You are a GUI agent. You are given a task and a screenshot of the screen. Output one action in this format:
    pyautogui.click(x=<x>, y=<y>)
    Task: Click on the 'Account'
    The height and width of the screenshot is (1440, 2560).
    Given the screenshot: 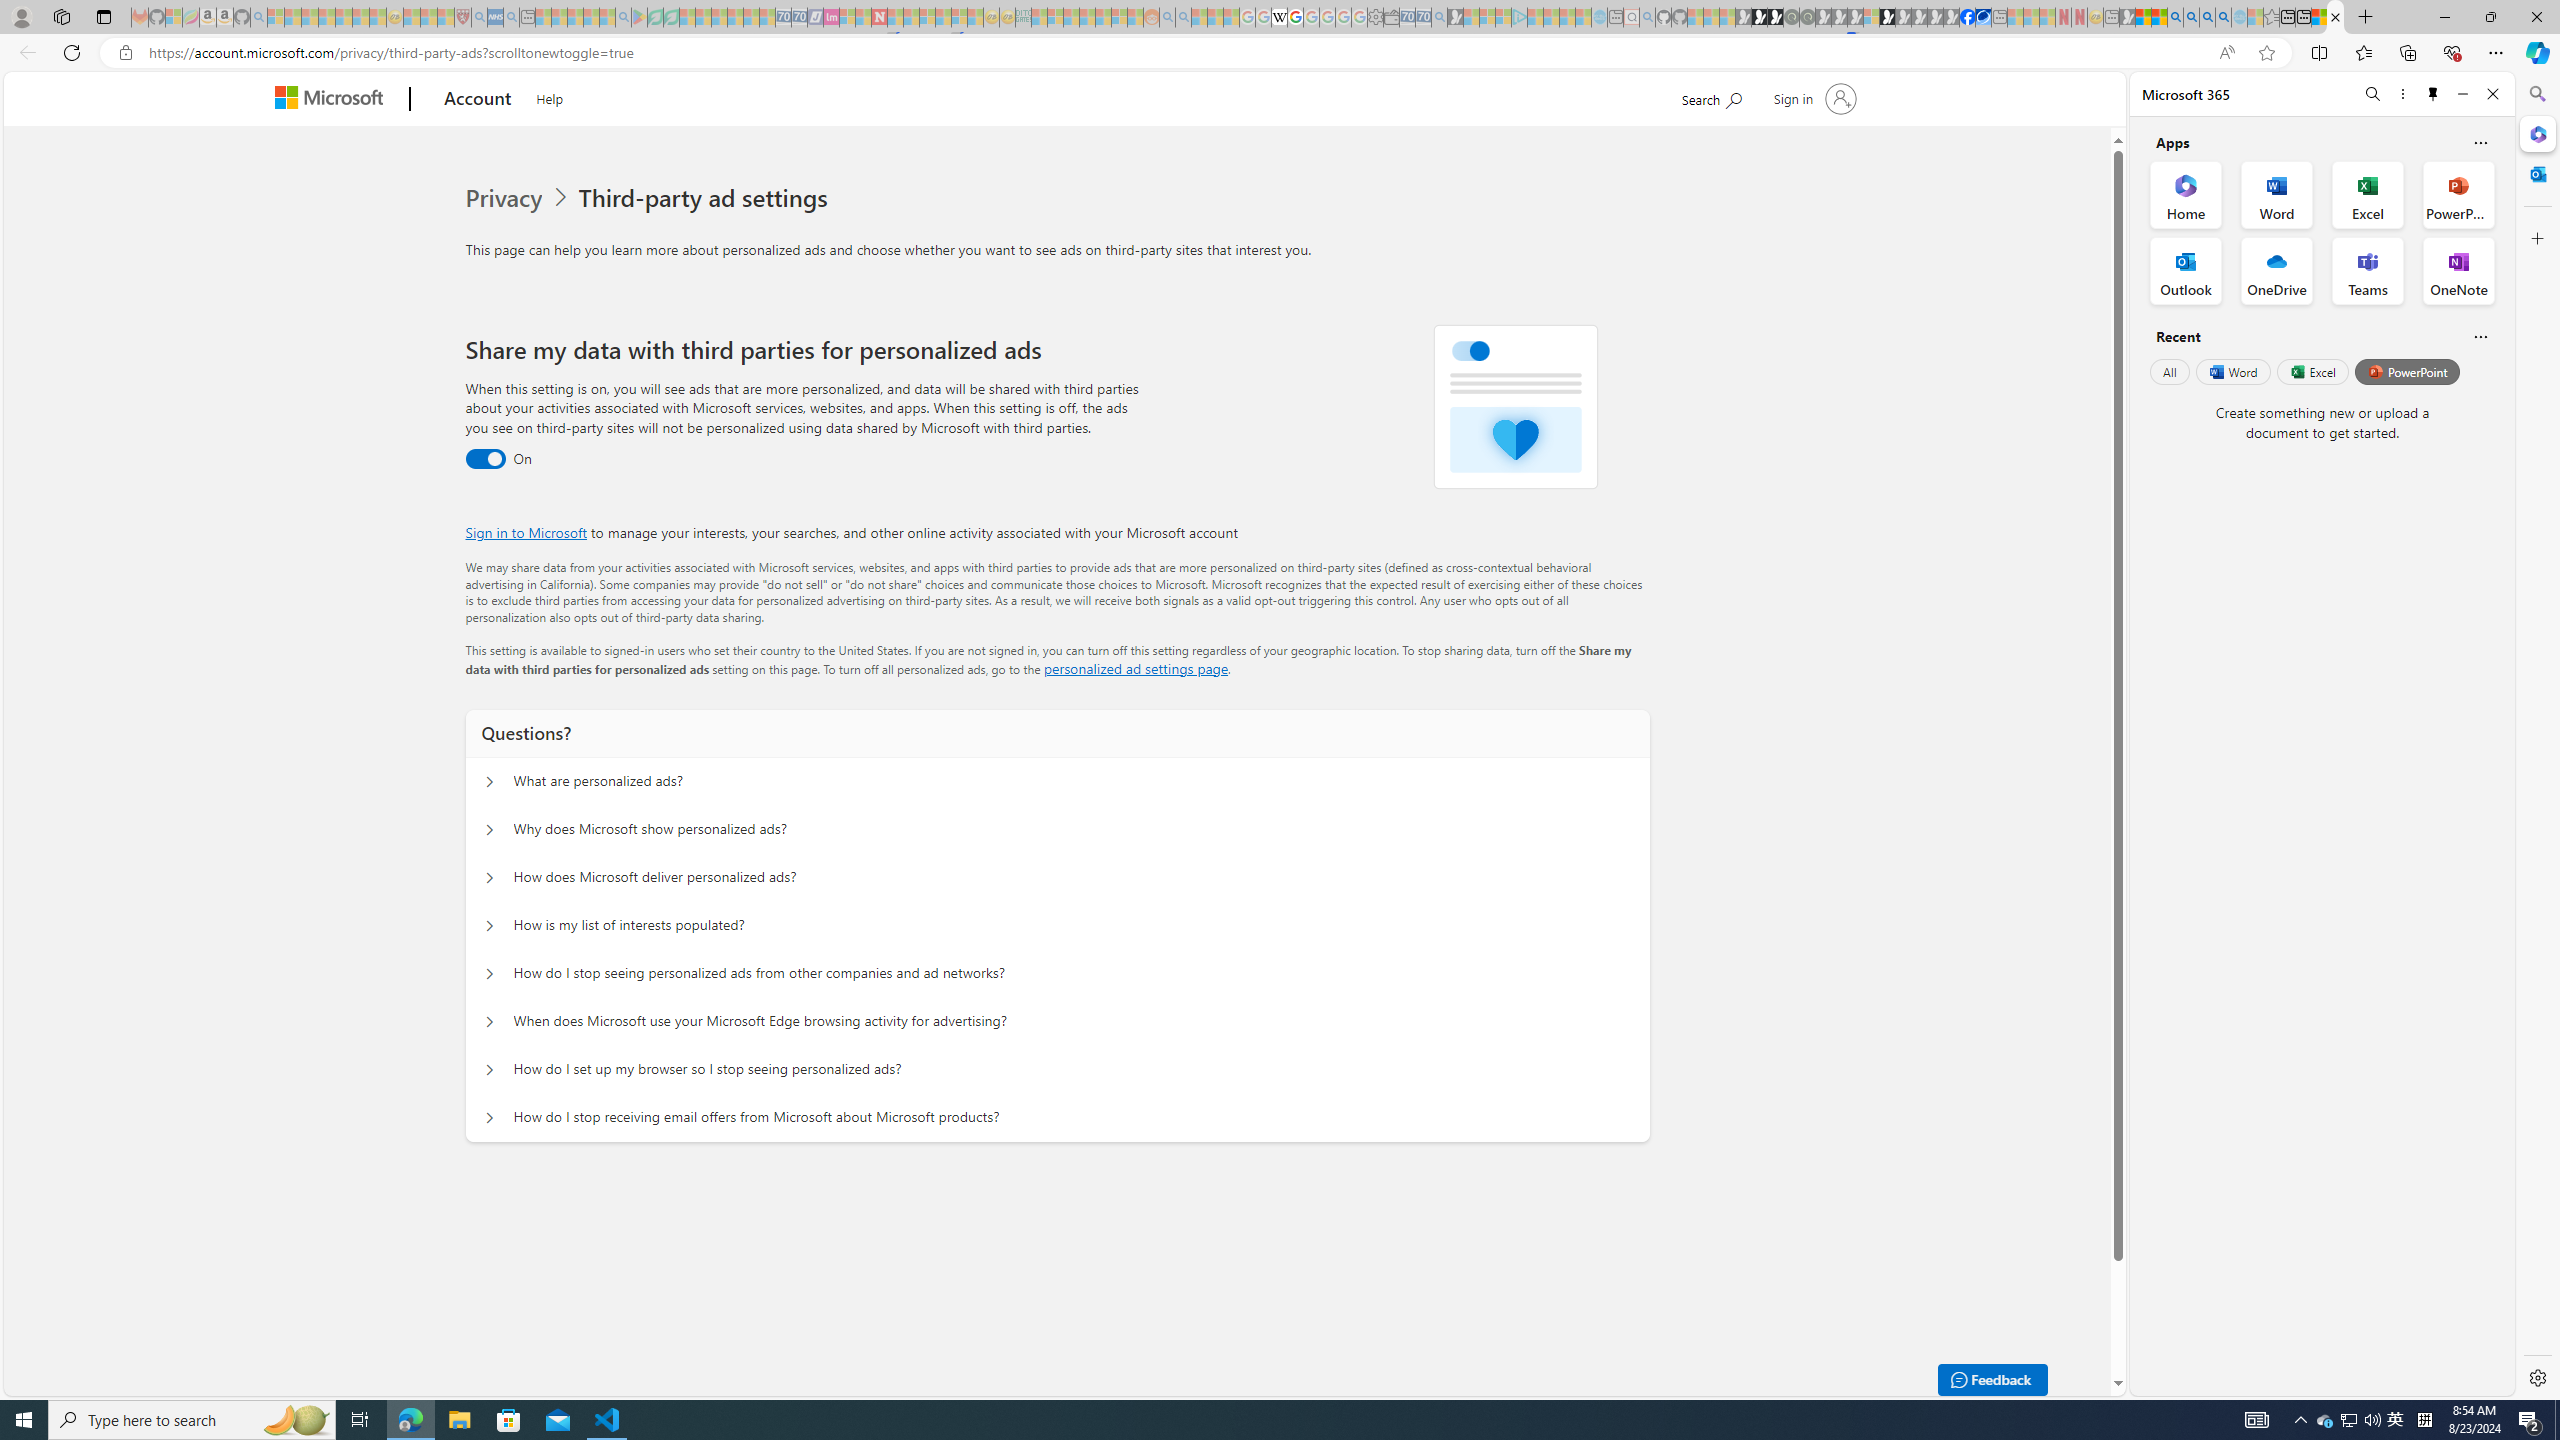 What is the action you would take?
    pyautogui.click(x=477, y=99)
    